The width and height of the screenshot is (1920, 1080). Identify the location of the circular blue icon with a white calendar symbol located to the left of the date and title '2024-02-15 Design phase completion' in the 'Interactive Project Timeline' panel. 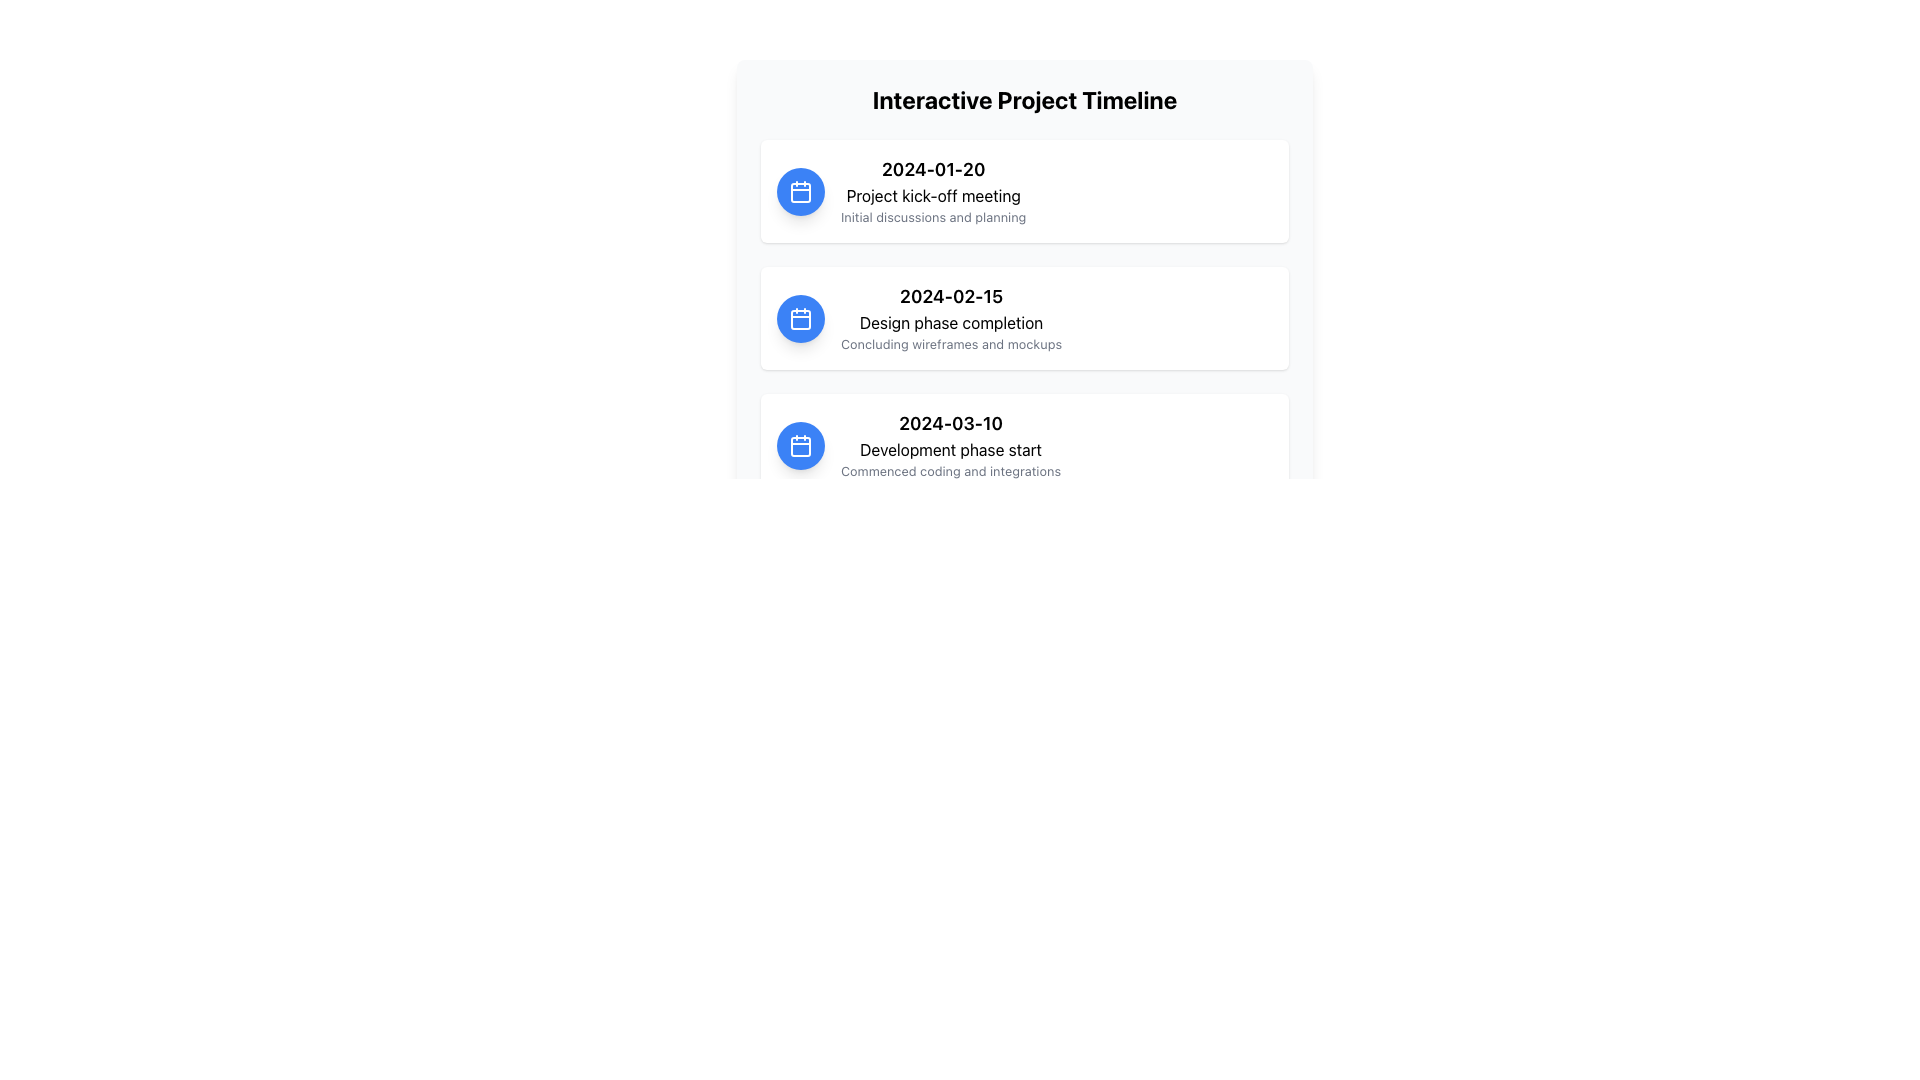
(801, 316).